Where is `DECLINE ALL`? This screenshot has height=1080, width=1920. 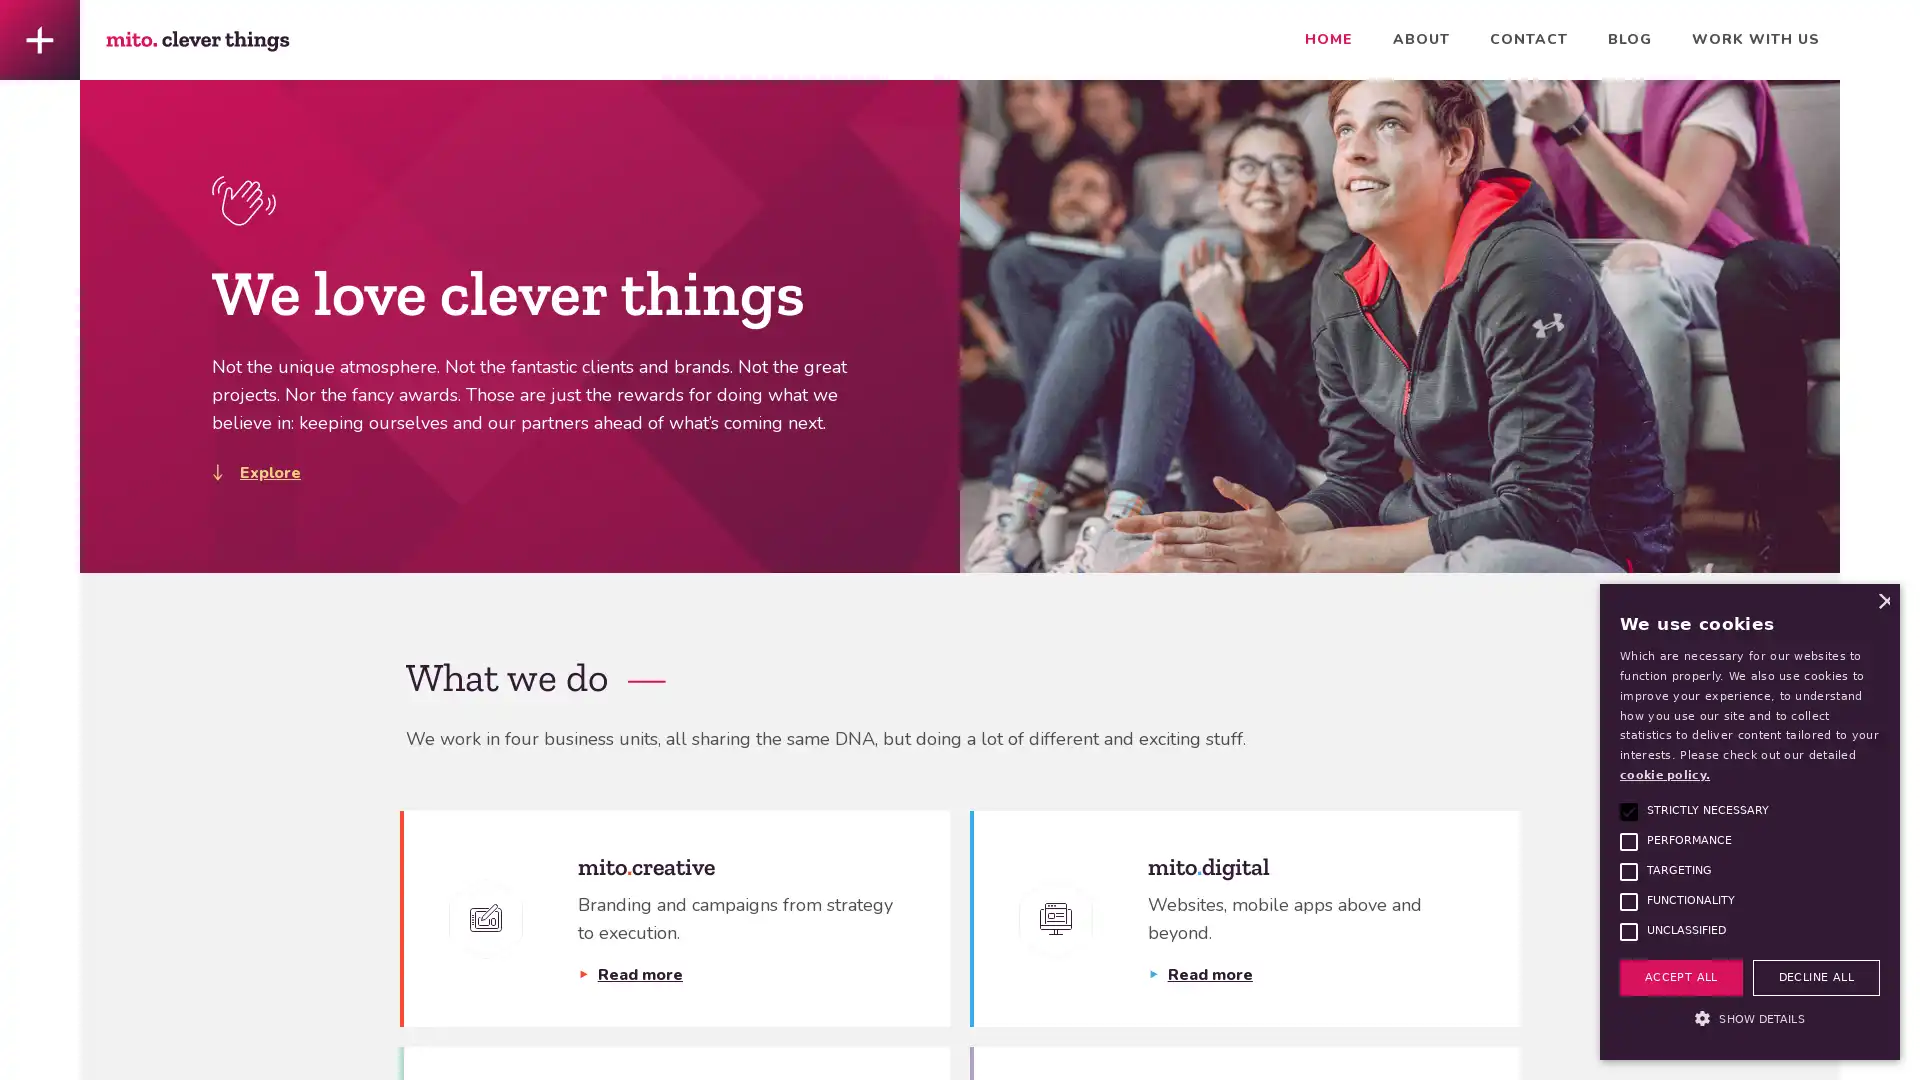 DECLINE ALL is located at coordinates (1815, 976).